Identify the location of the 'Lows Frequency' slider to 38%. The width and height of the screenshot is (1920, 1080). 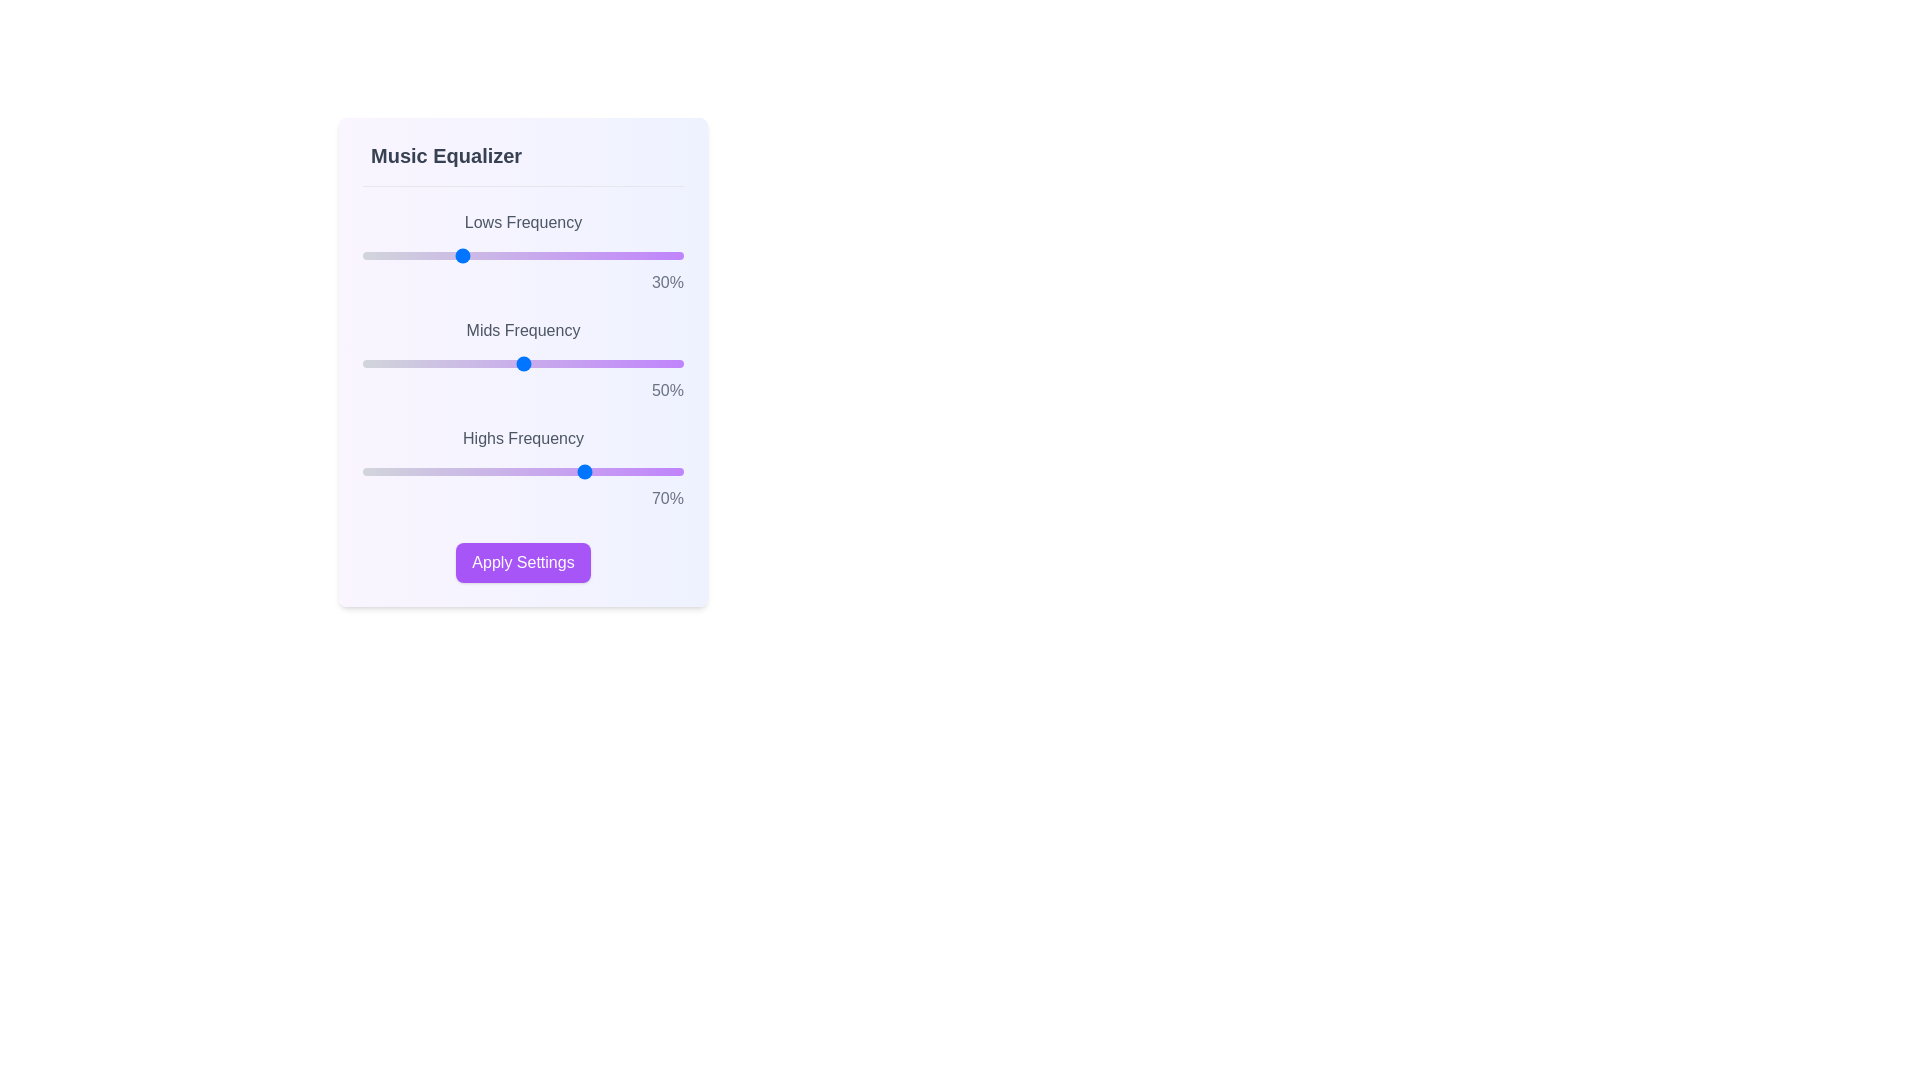
(484, 254).